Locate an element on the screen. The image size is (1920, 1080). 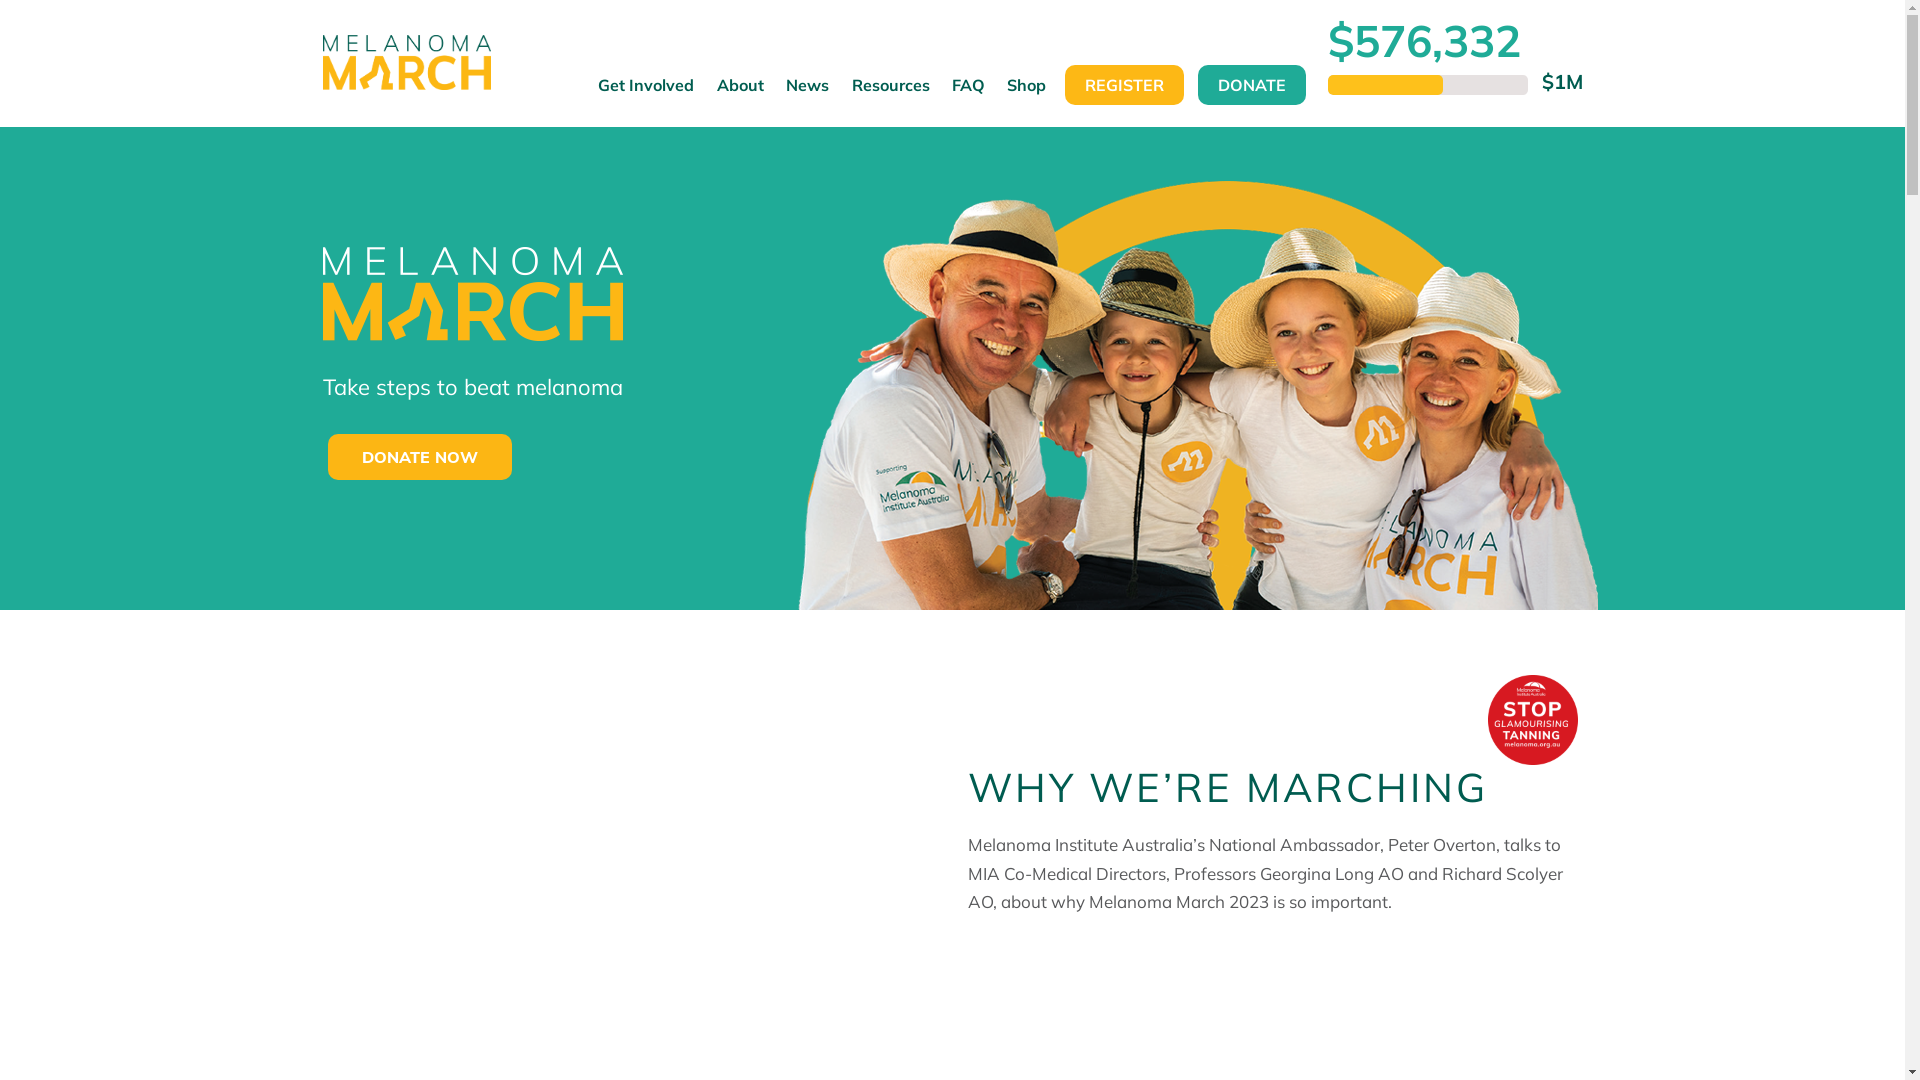
'$576,332' is located at coordinates (1423, 40).